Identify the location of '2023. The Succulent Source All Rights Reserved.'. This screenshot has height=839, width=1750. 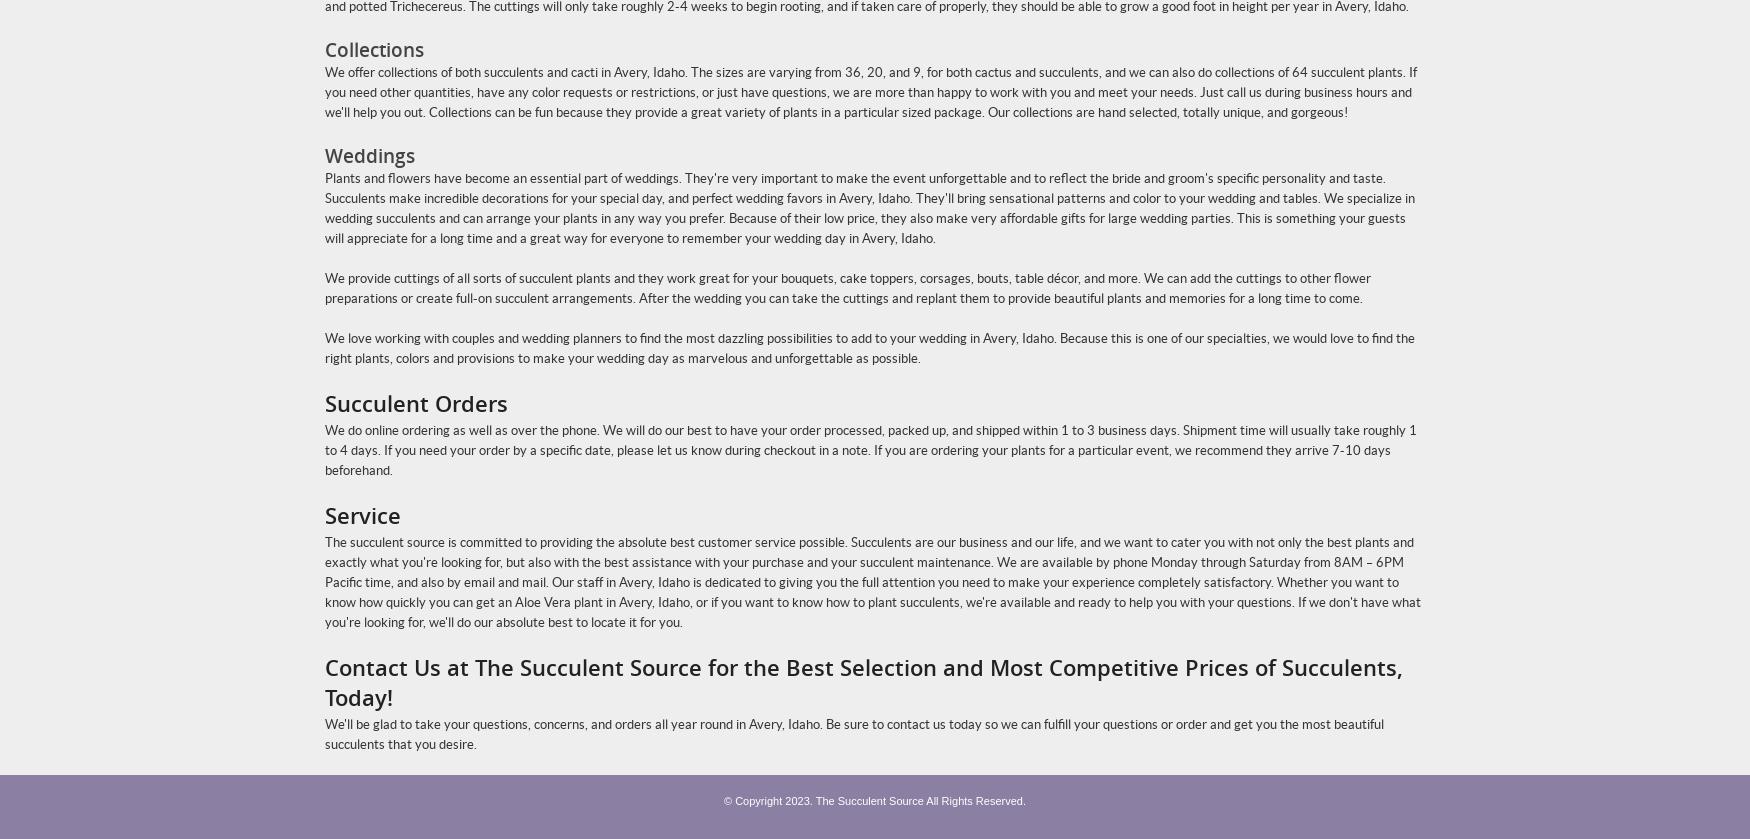
(904, 799).